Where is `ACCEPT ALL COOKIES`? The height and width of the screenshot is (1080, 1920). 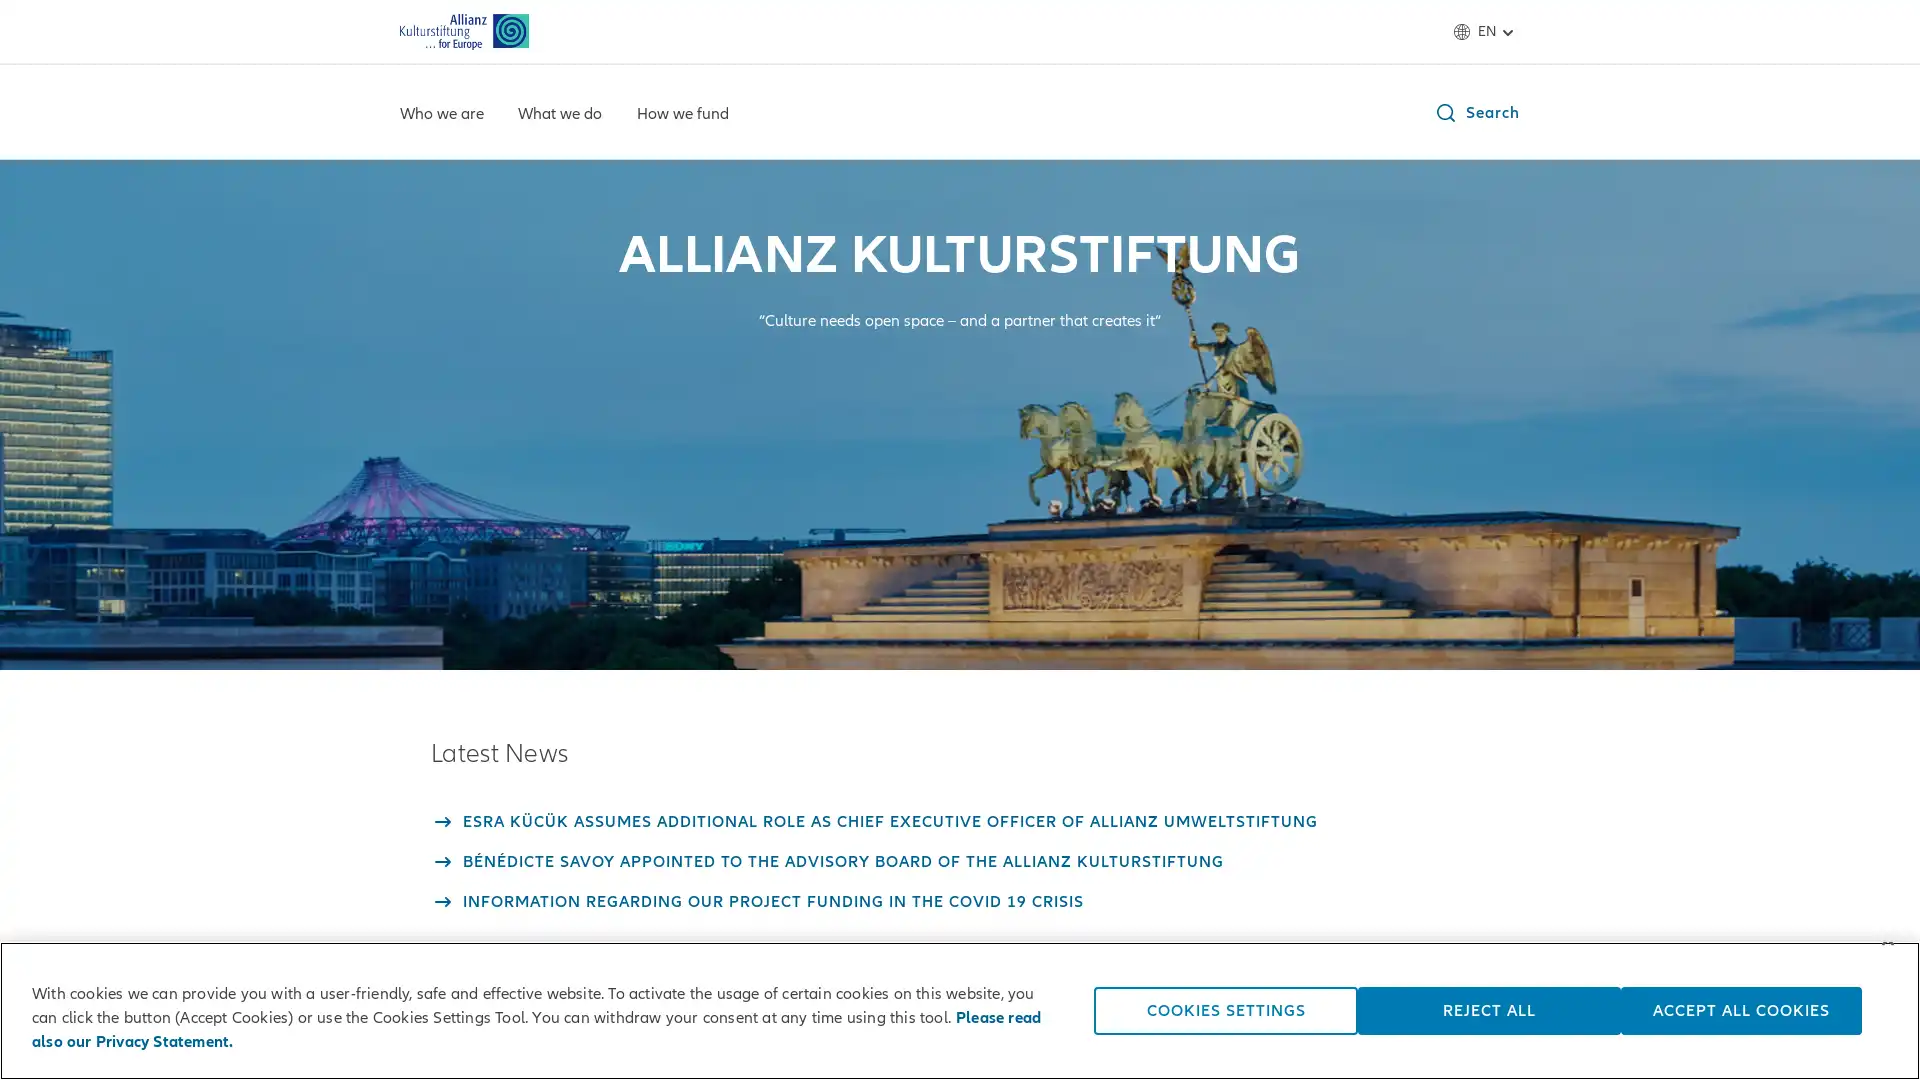
ACCEPT ALL COOKIES is located at coordinates (1740, 1010).